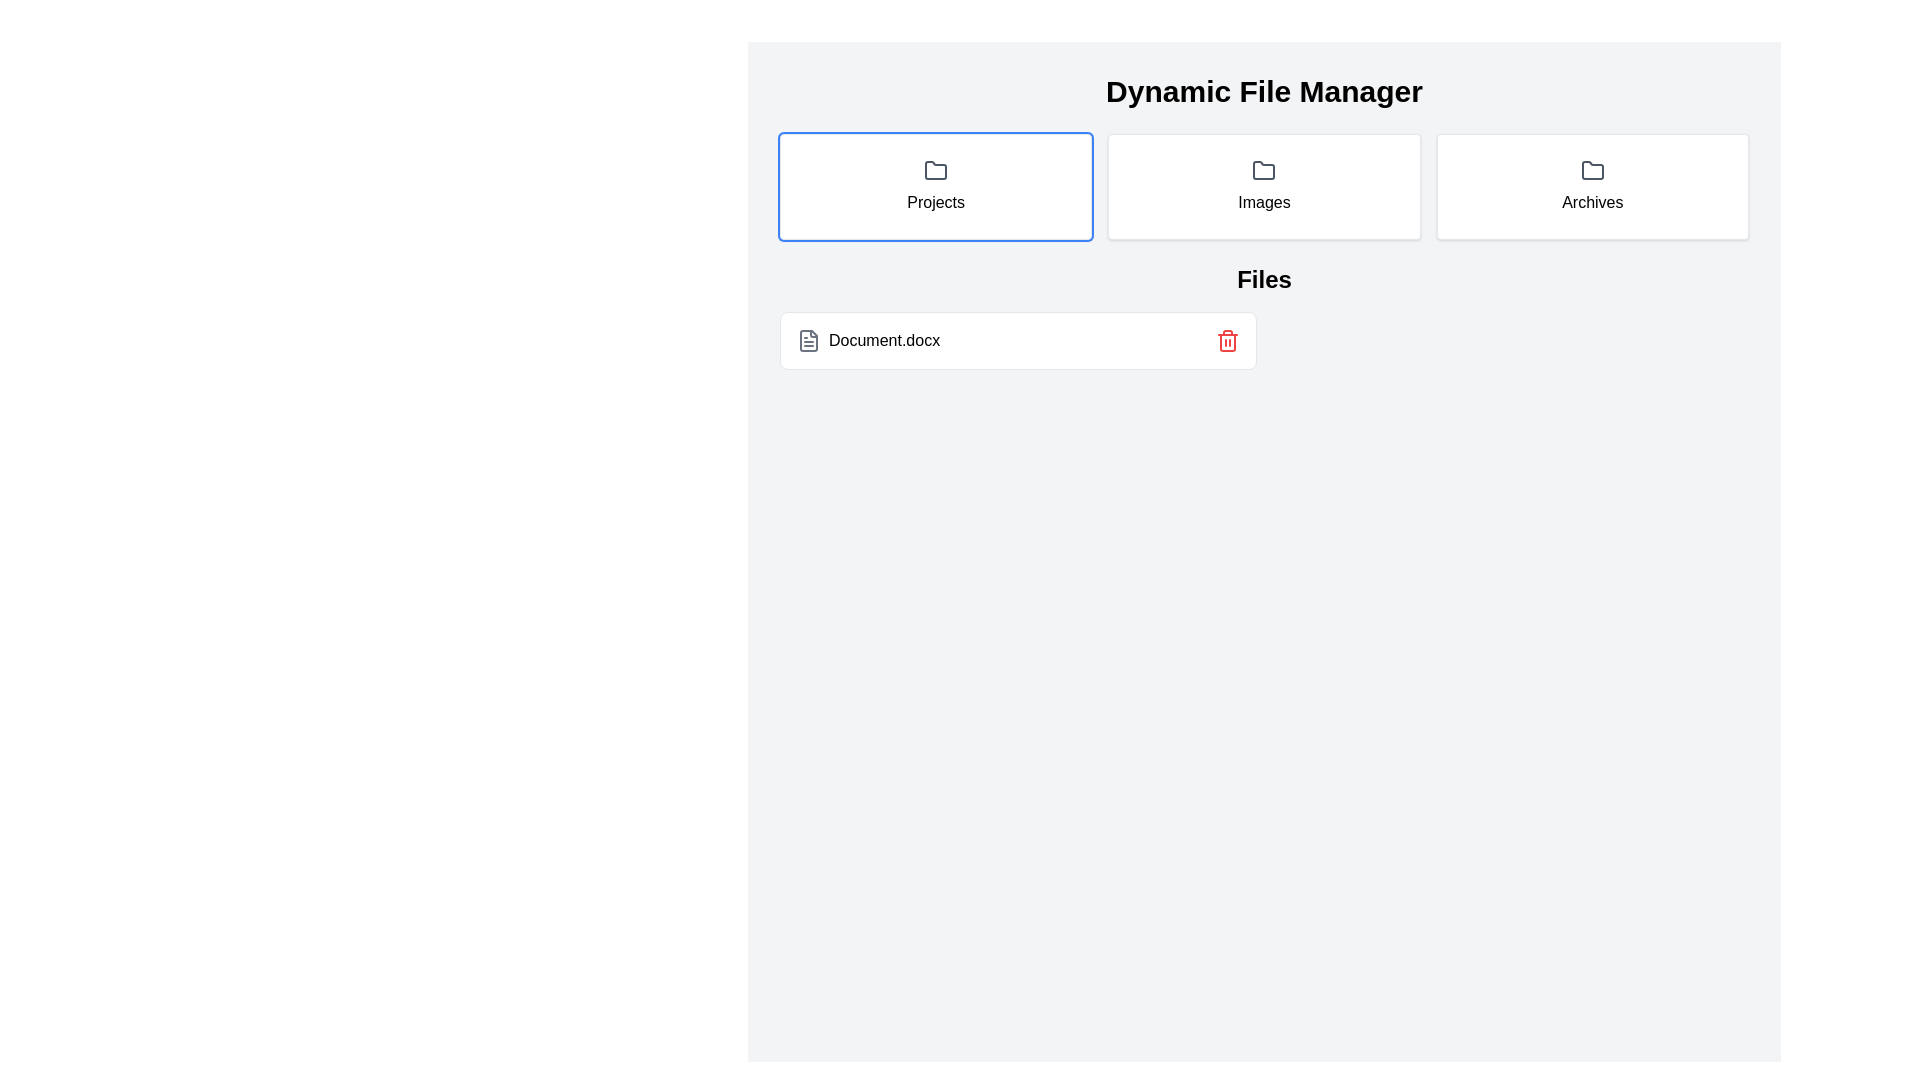 This screenshot has width=1920, height=1080. What do you see at coordinates (935, 169) in the screenshot?
I see `the folder icon representing the 'Projects' section, which is located at the top left corner of the 'Files' section` at bounding box center [935, 169].